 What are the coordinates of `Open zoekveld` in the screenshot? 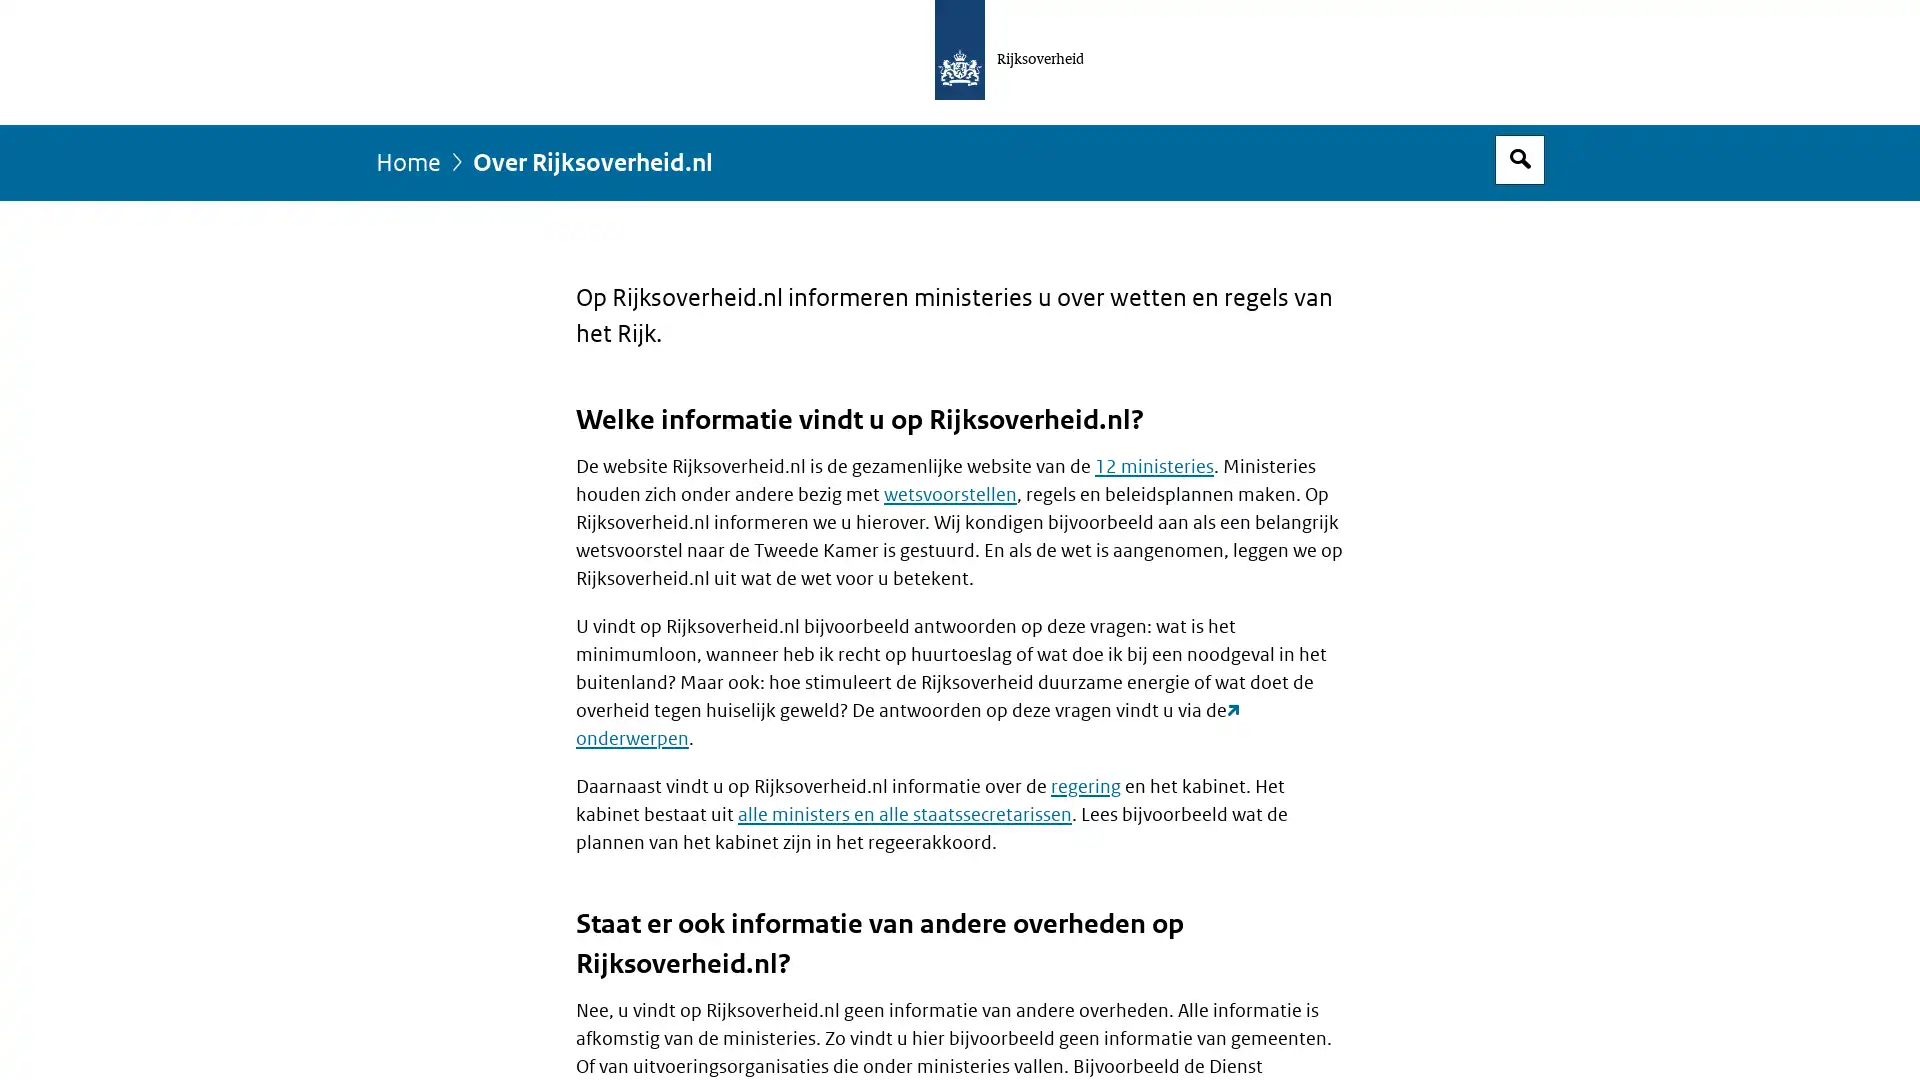 It's located at (1520, 158).